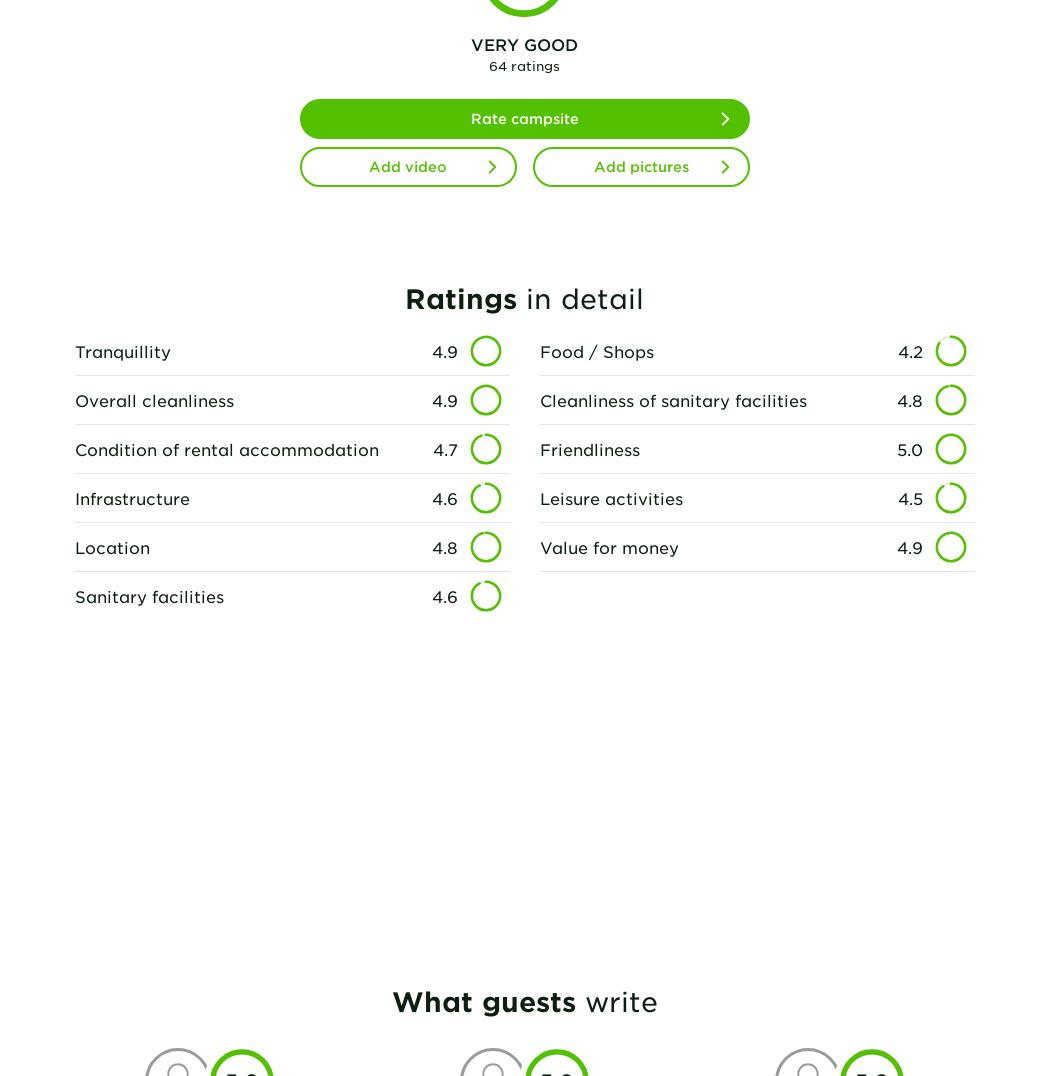  Describe the element at coordinates (73, 350) in the screenshot. I see `'Tranquillity'` at that location.